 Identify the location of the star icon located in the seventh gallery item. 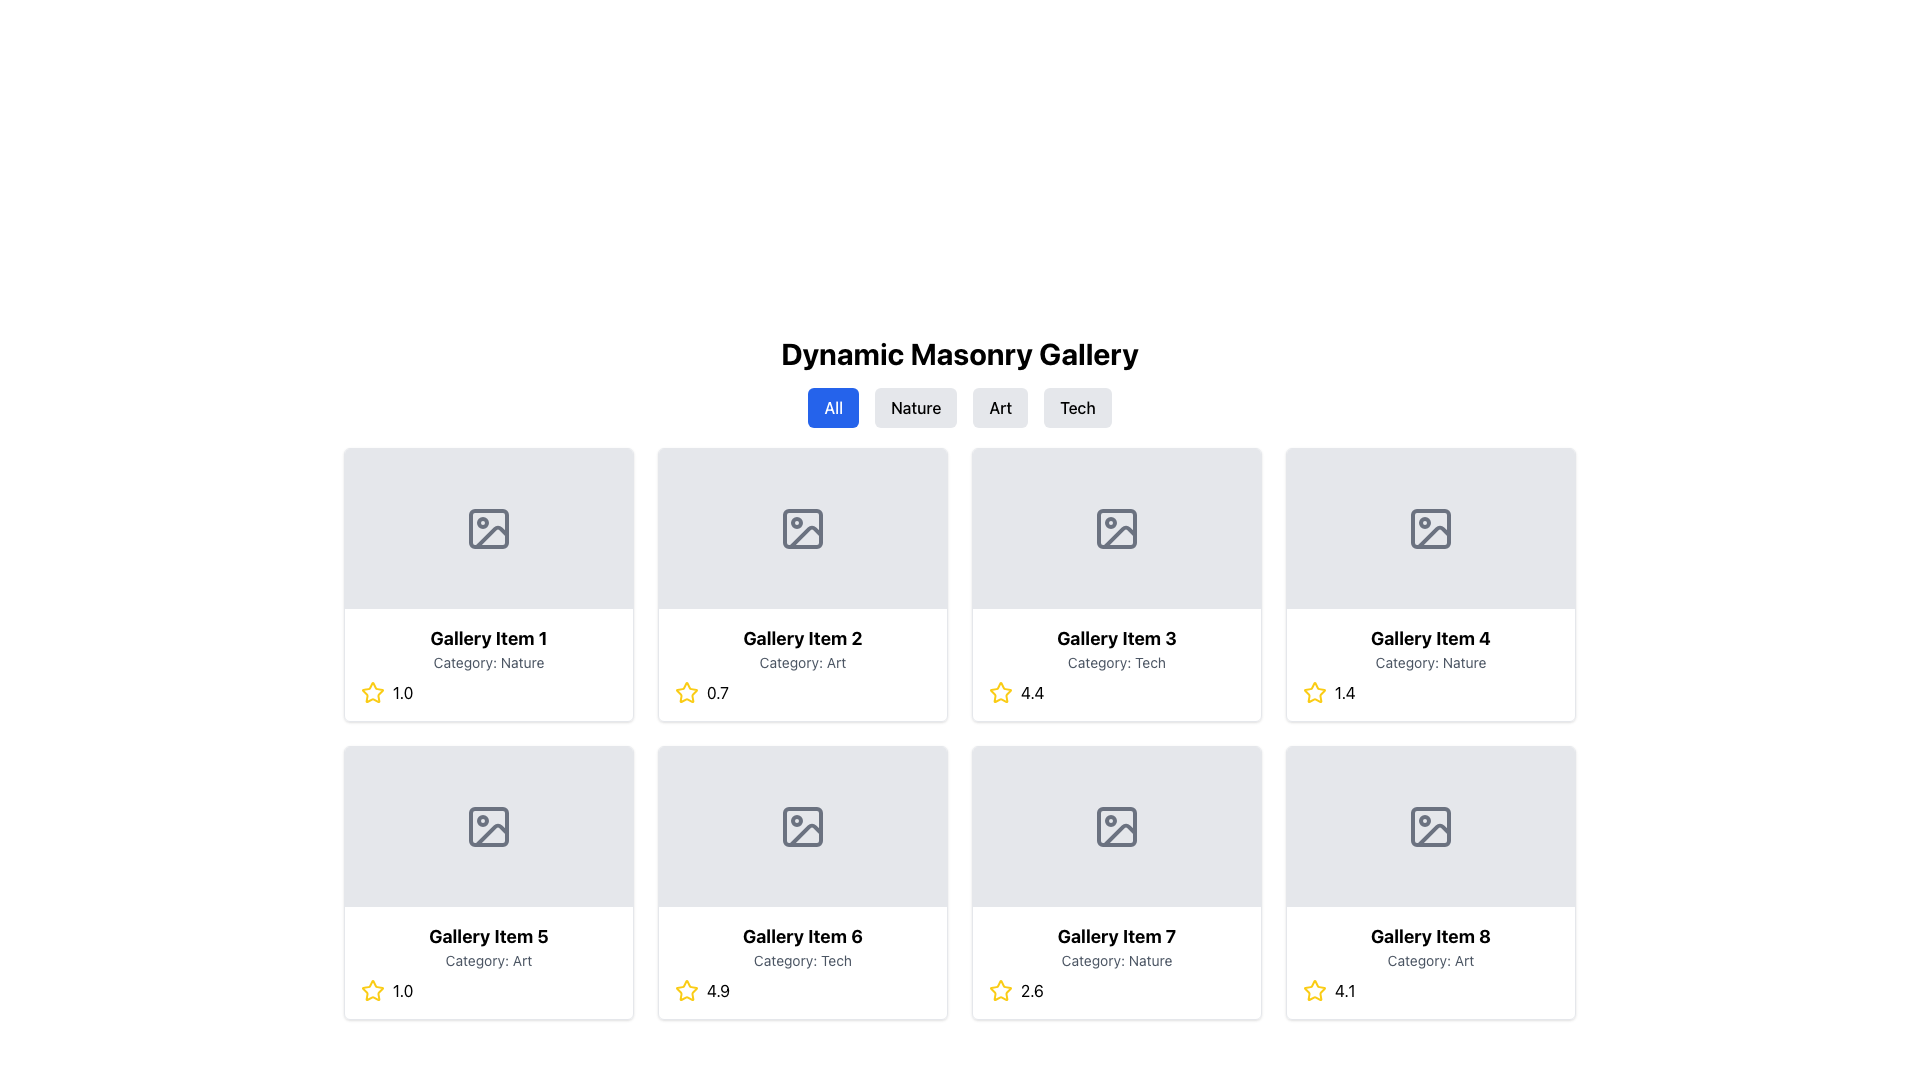
(1001, 991).